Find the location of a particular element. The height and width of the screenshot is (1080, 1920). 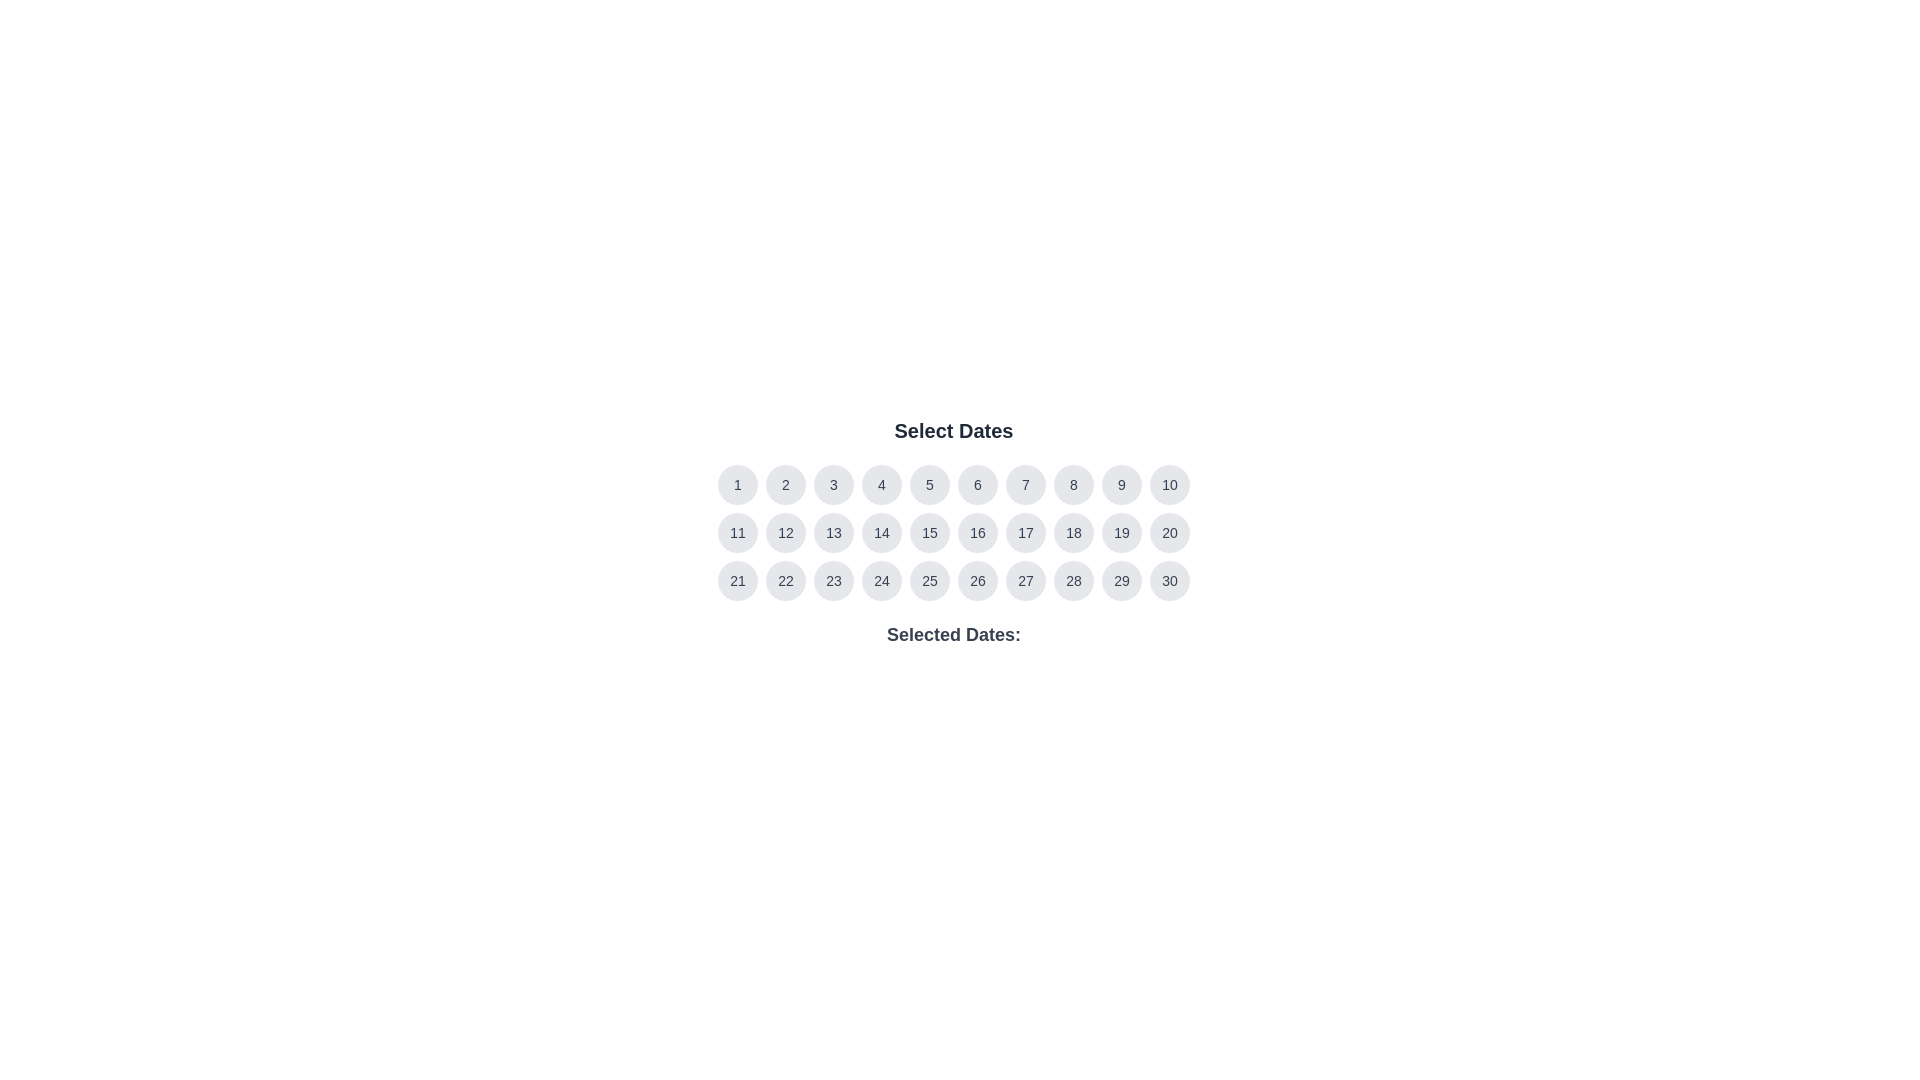

the circular button displaying the number '19', which has a light gray background and dark gray text, located below the heading 'Select Dates' is located at coordinates (1122, 531).